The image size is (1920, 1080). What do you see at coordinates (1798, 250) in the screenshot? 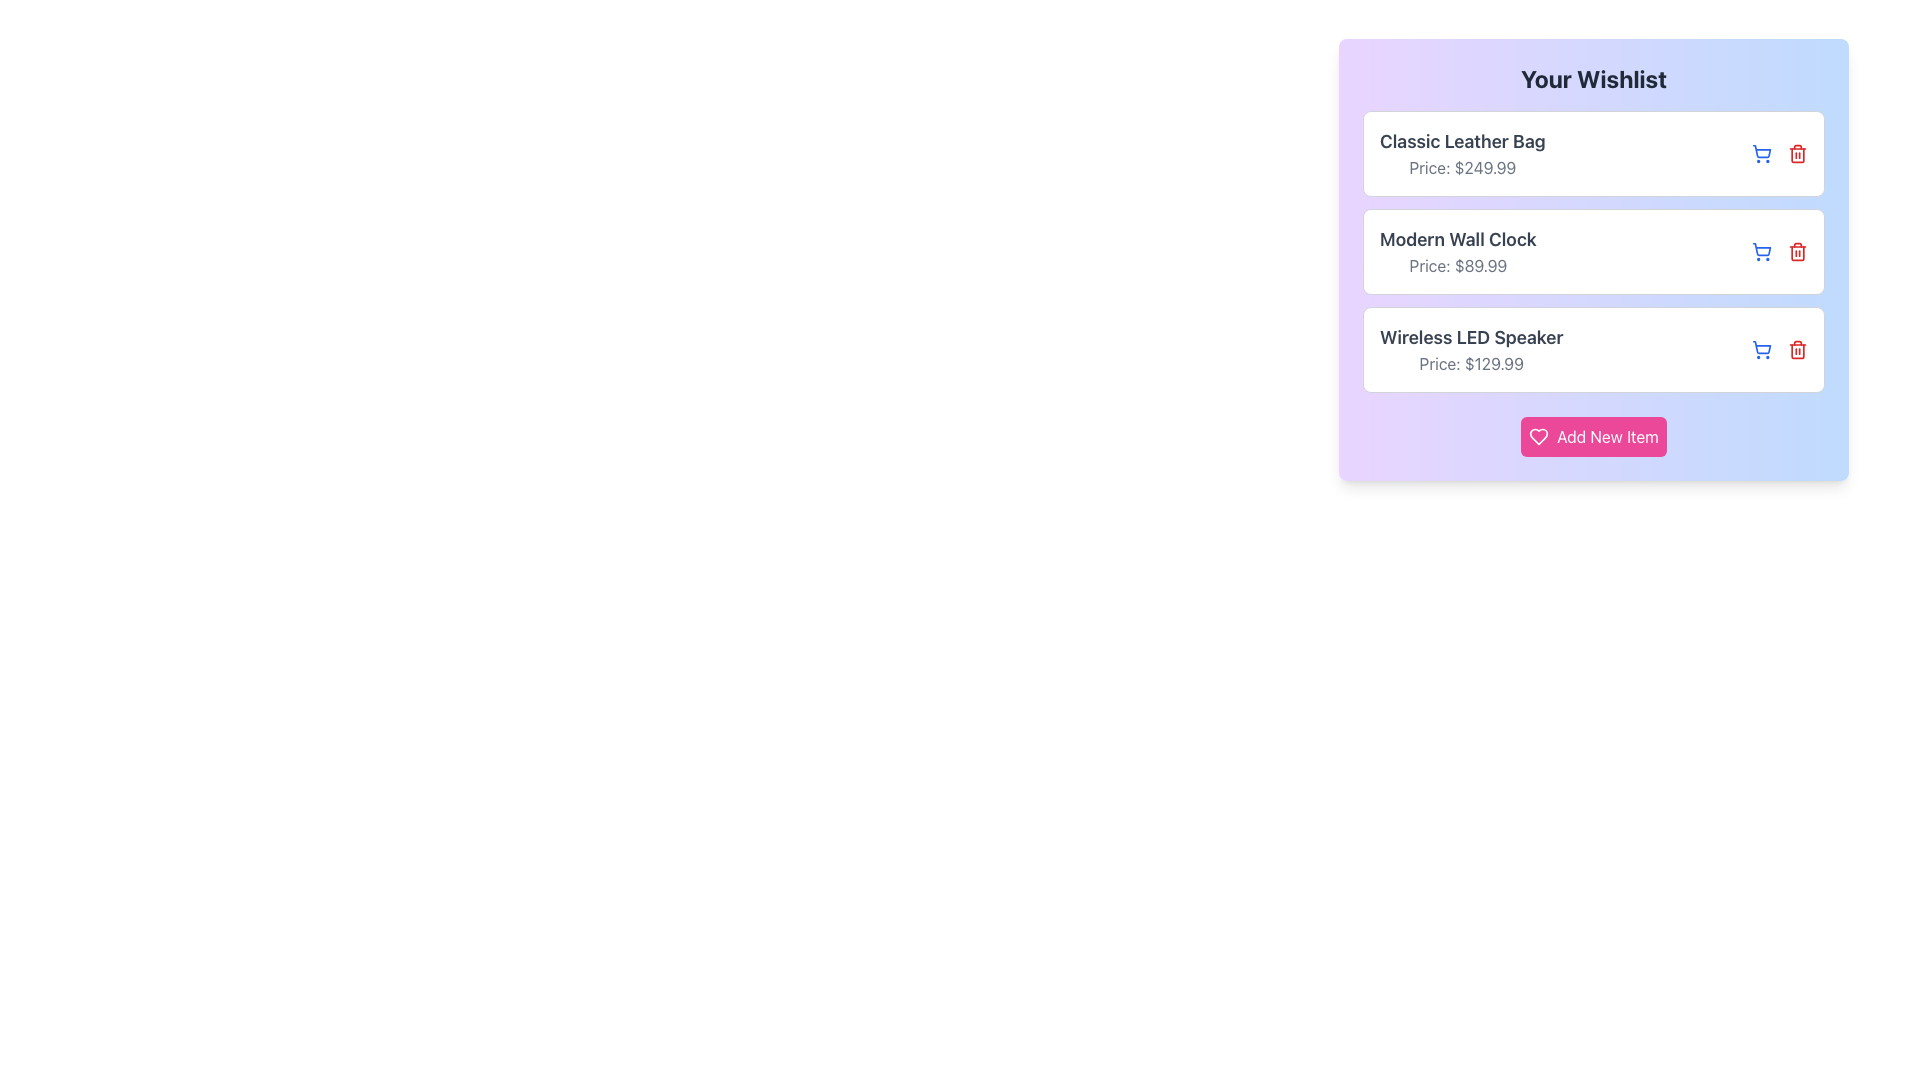
I see `the red trash bin icon located at the end of the horizontal row representing the second wishlist item` at bounding box center [1798, 250].